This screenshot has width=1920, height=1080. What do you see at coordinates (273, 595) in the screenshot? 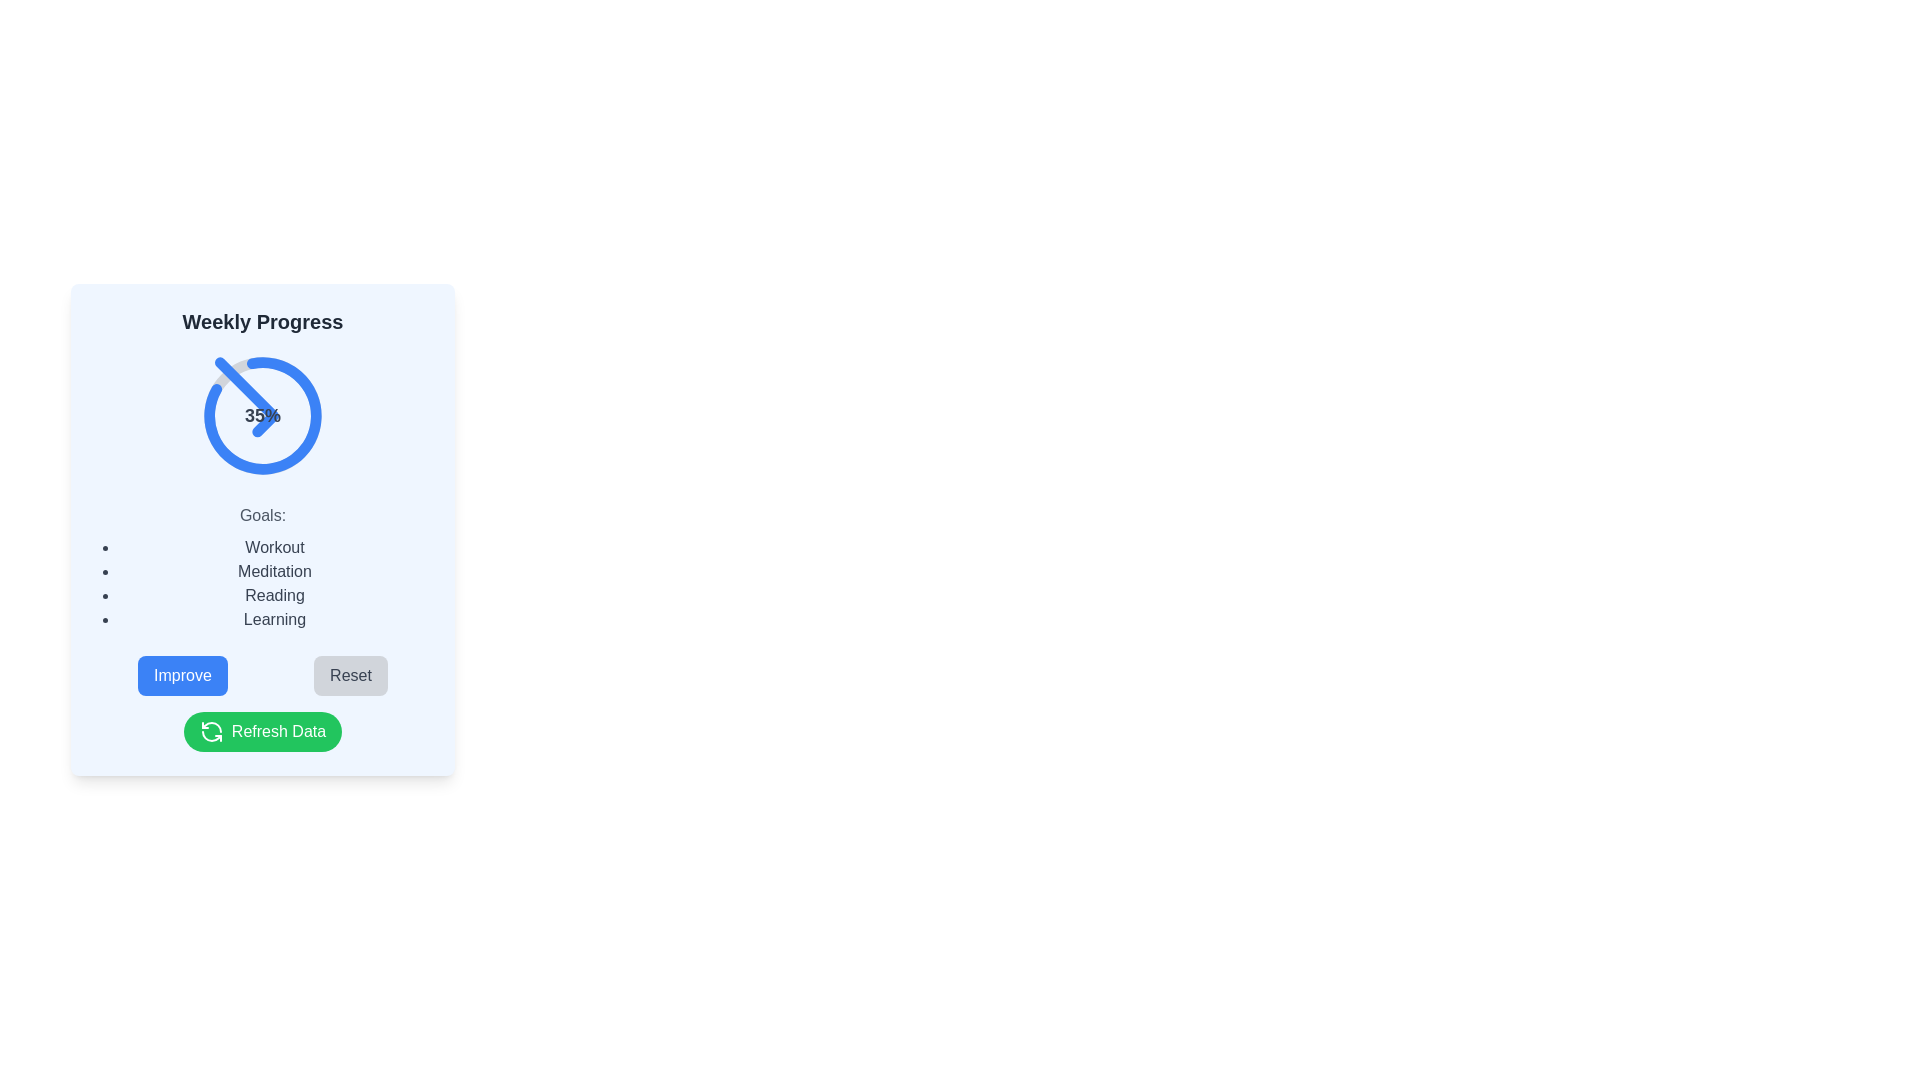
I see `the static text label indicating one of the goals listed under 'Goals', which is the third item in the bullet-point list, positioned below the 'Goals:' label` at bounding box center [273, 595].